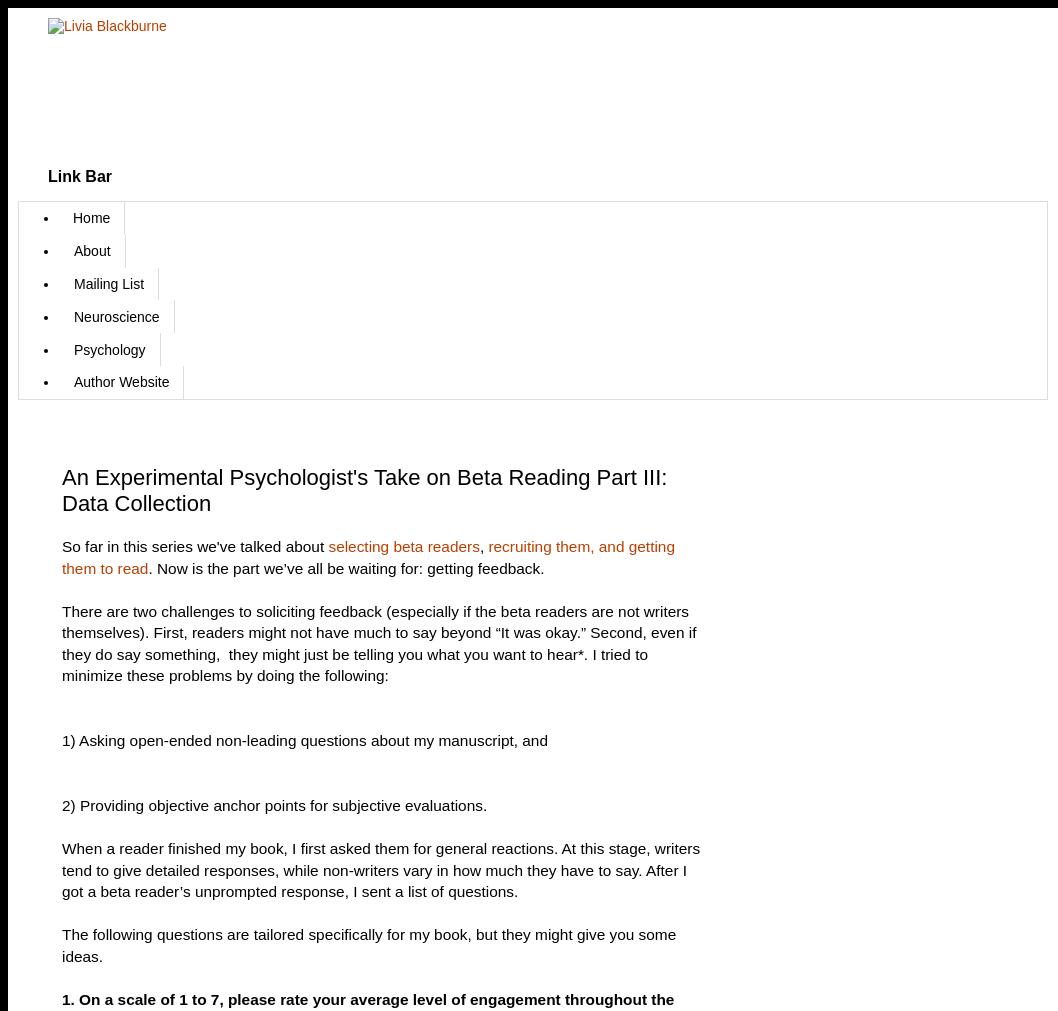  I want to click on 'Mailing List', so click(107, 282).